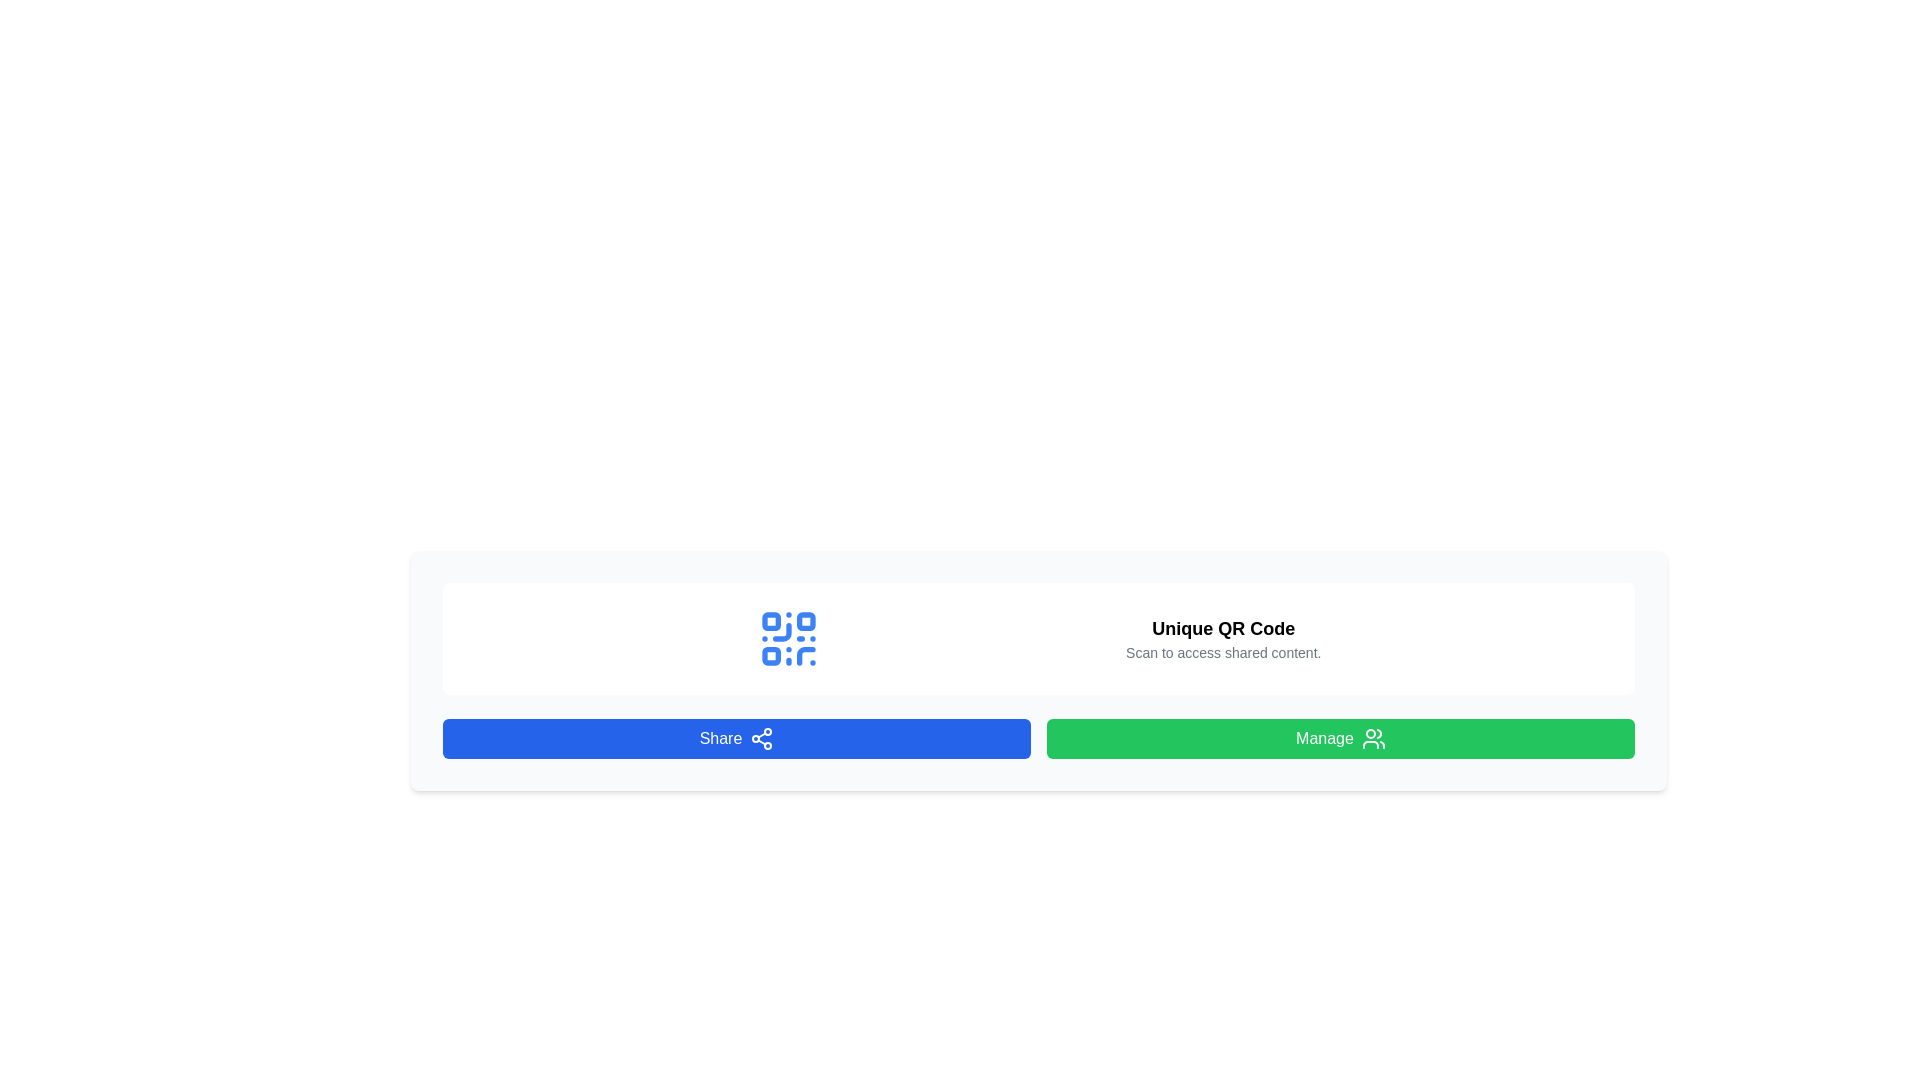 The height and width of the screenshot is (1080, 1920). Describe the element at coordinates (787, 639) in the screenshot. I see `the blue QR code icon, which is the leftmost element in a group that includes descriptive text and buttons below it, located slightly towards the top of the interface` at that location.